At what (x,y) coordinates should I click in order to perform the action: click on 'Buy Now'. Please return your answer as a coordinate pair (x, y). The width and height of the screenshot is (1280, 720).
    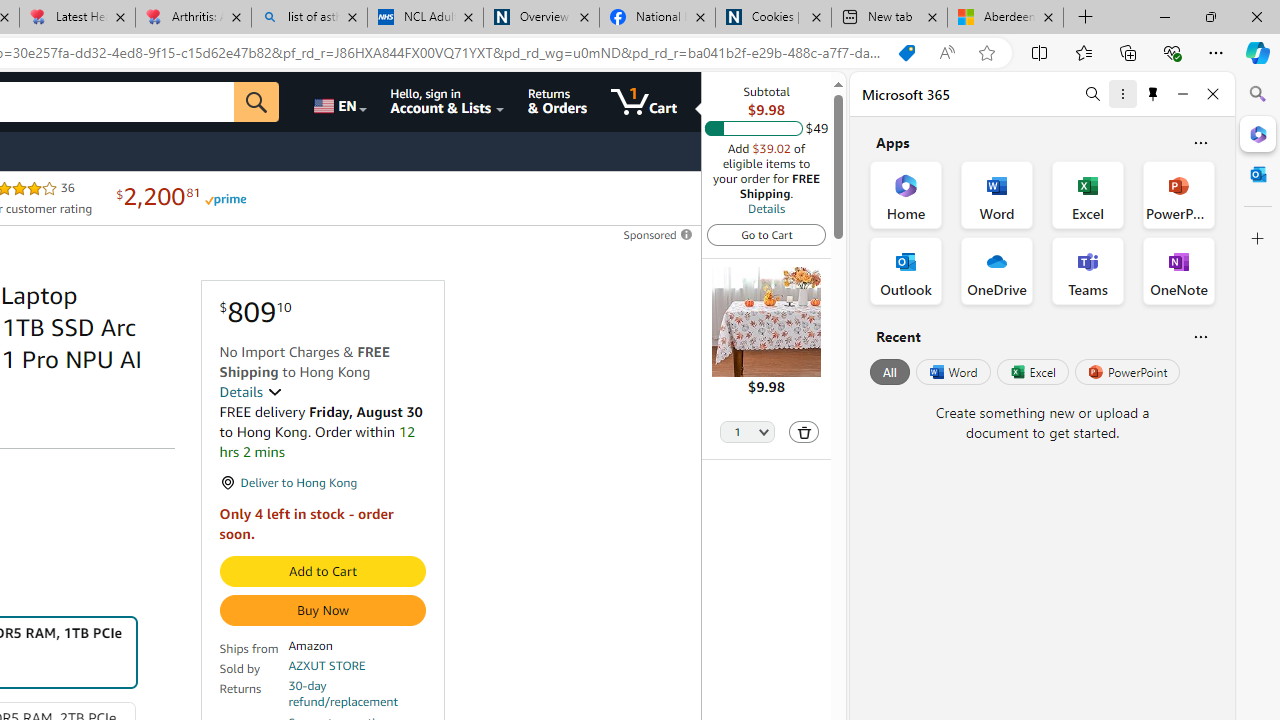
    Looking at the image, I should click on (322, 609).